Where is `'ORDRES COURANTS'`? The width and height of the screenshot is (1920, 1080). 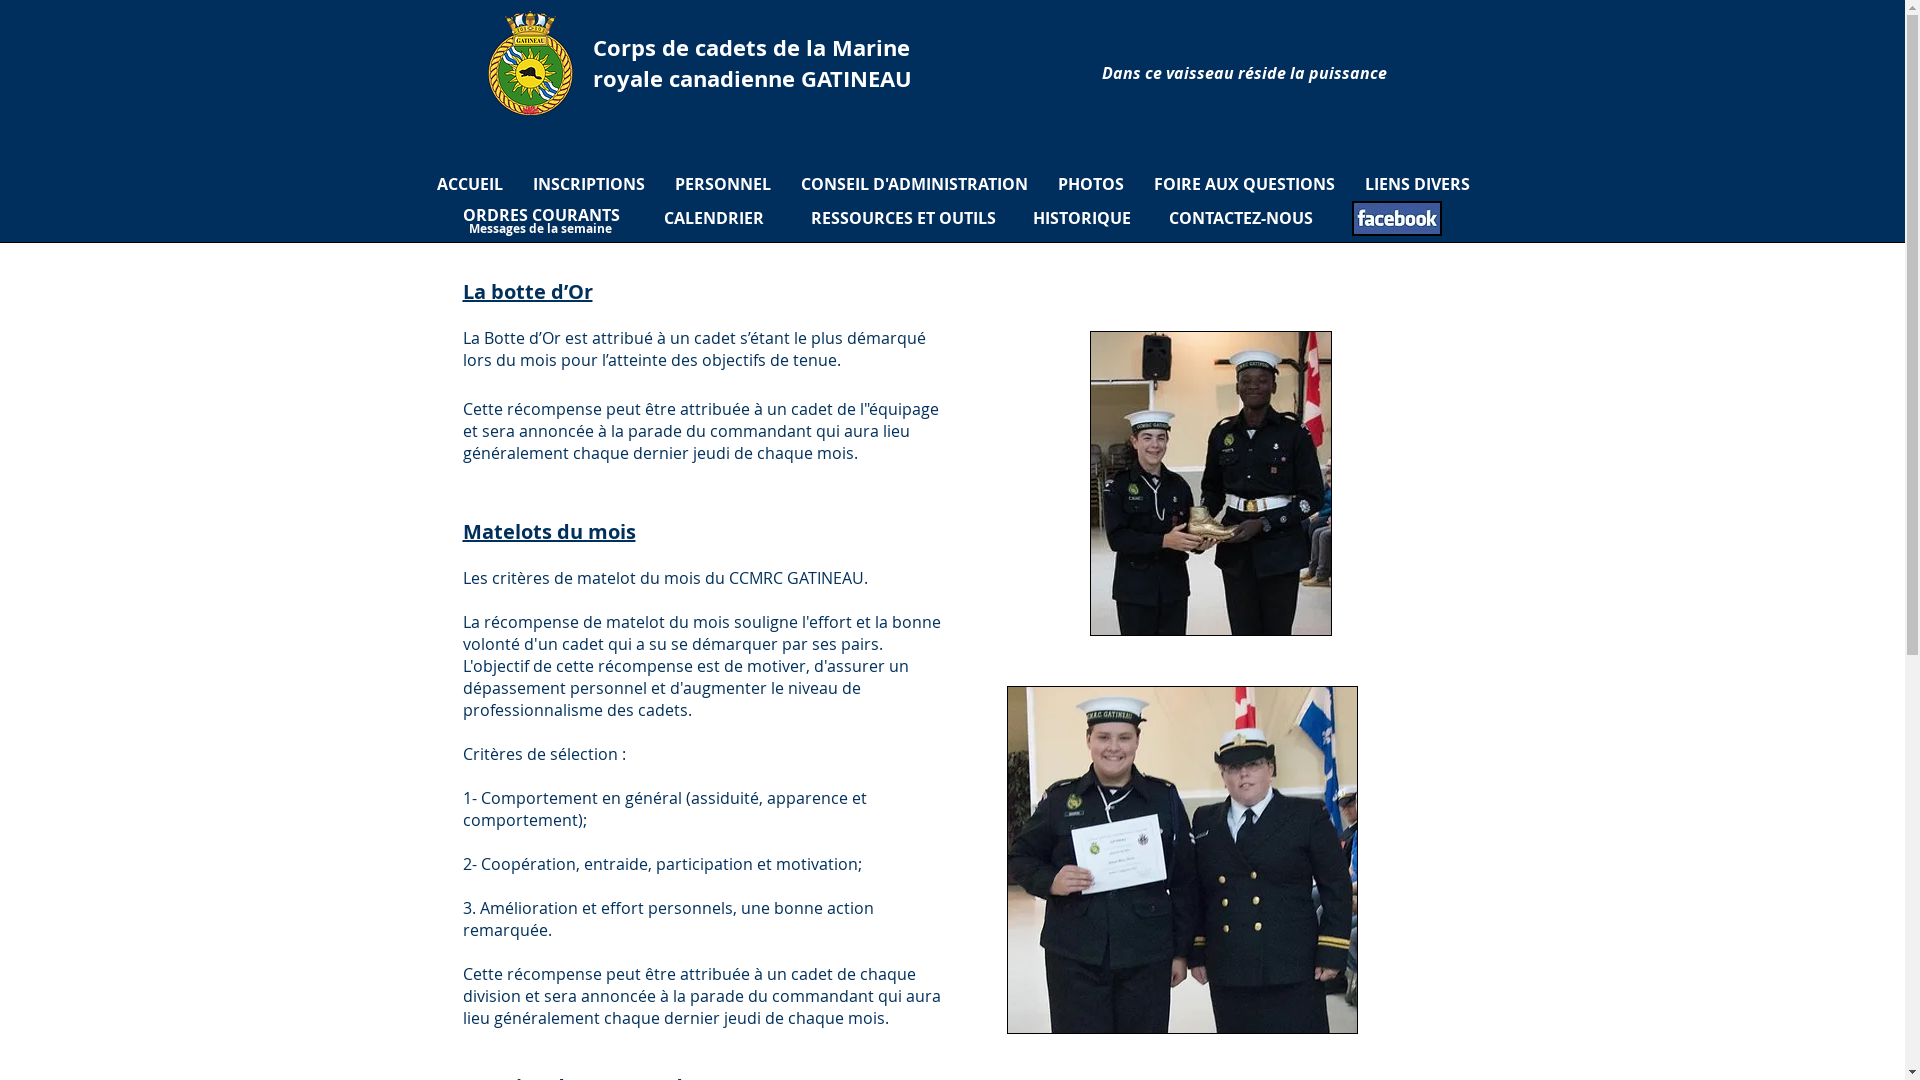
'ORDRES COURANTS' is located at coordinates (540, 215).